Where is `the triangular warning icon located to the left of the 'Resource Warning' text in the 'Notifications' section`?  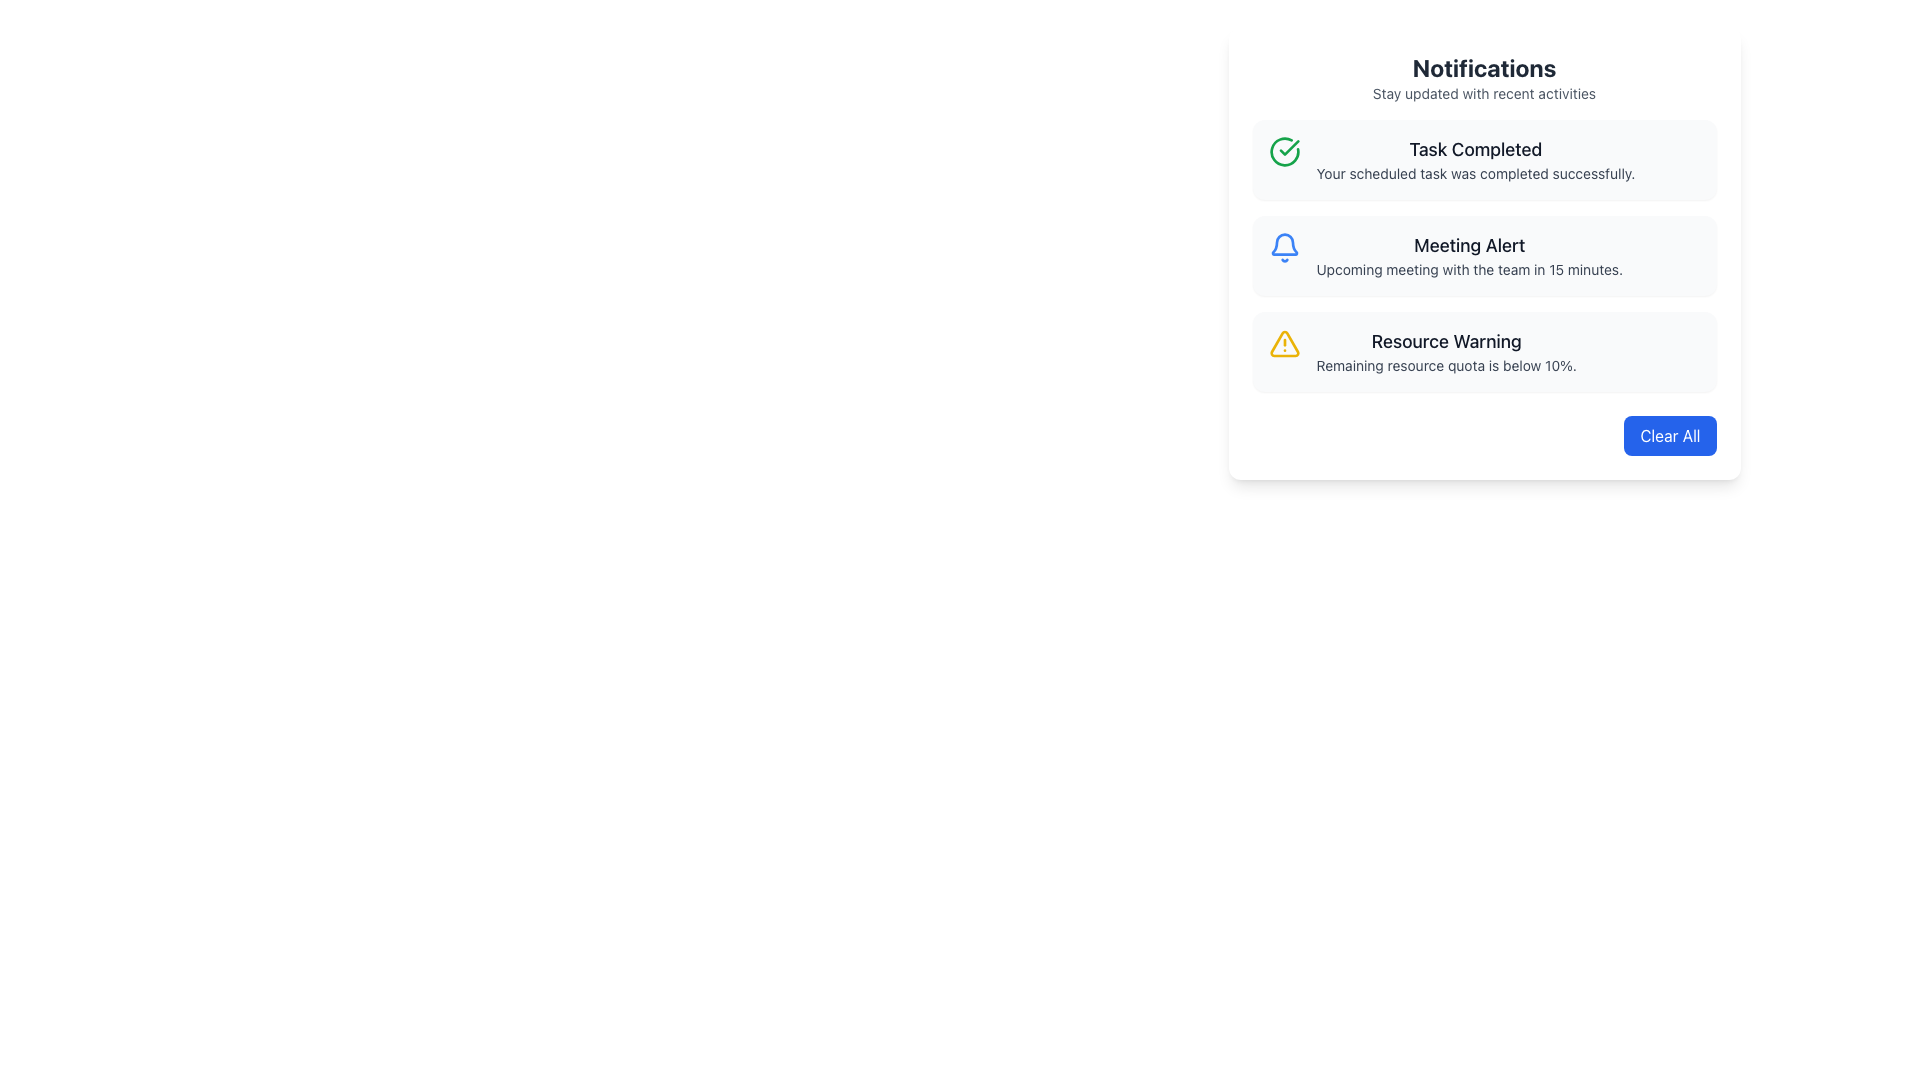 the triangular warning icon located to the left of the 'Resource Warning' text in the 'Notifications' section is located at coordinates (1284, 342).